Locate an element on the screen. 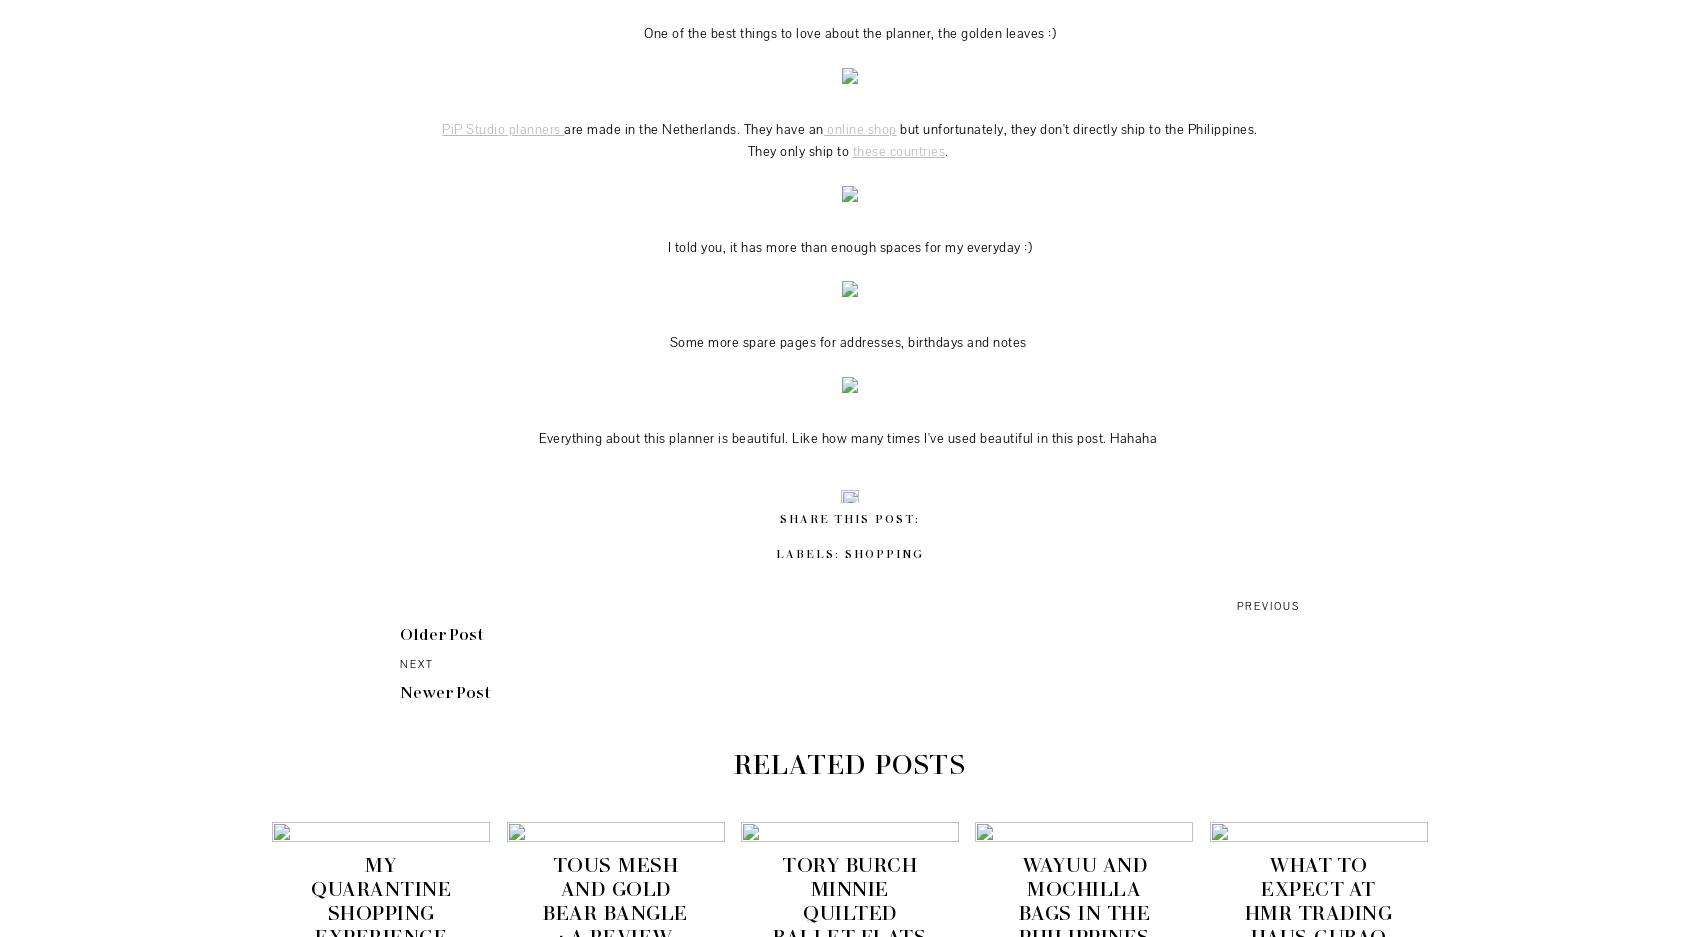  'but unfortunately, they don't directly ship to the Philippines. They only ship to' is located at coordinates (1002, 140).